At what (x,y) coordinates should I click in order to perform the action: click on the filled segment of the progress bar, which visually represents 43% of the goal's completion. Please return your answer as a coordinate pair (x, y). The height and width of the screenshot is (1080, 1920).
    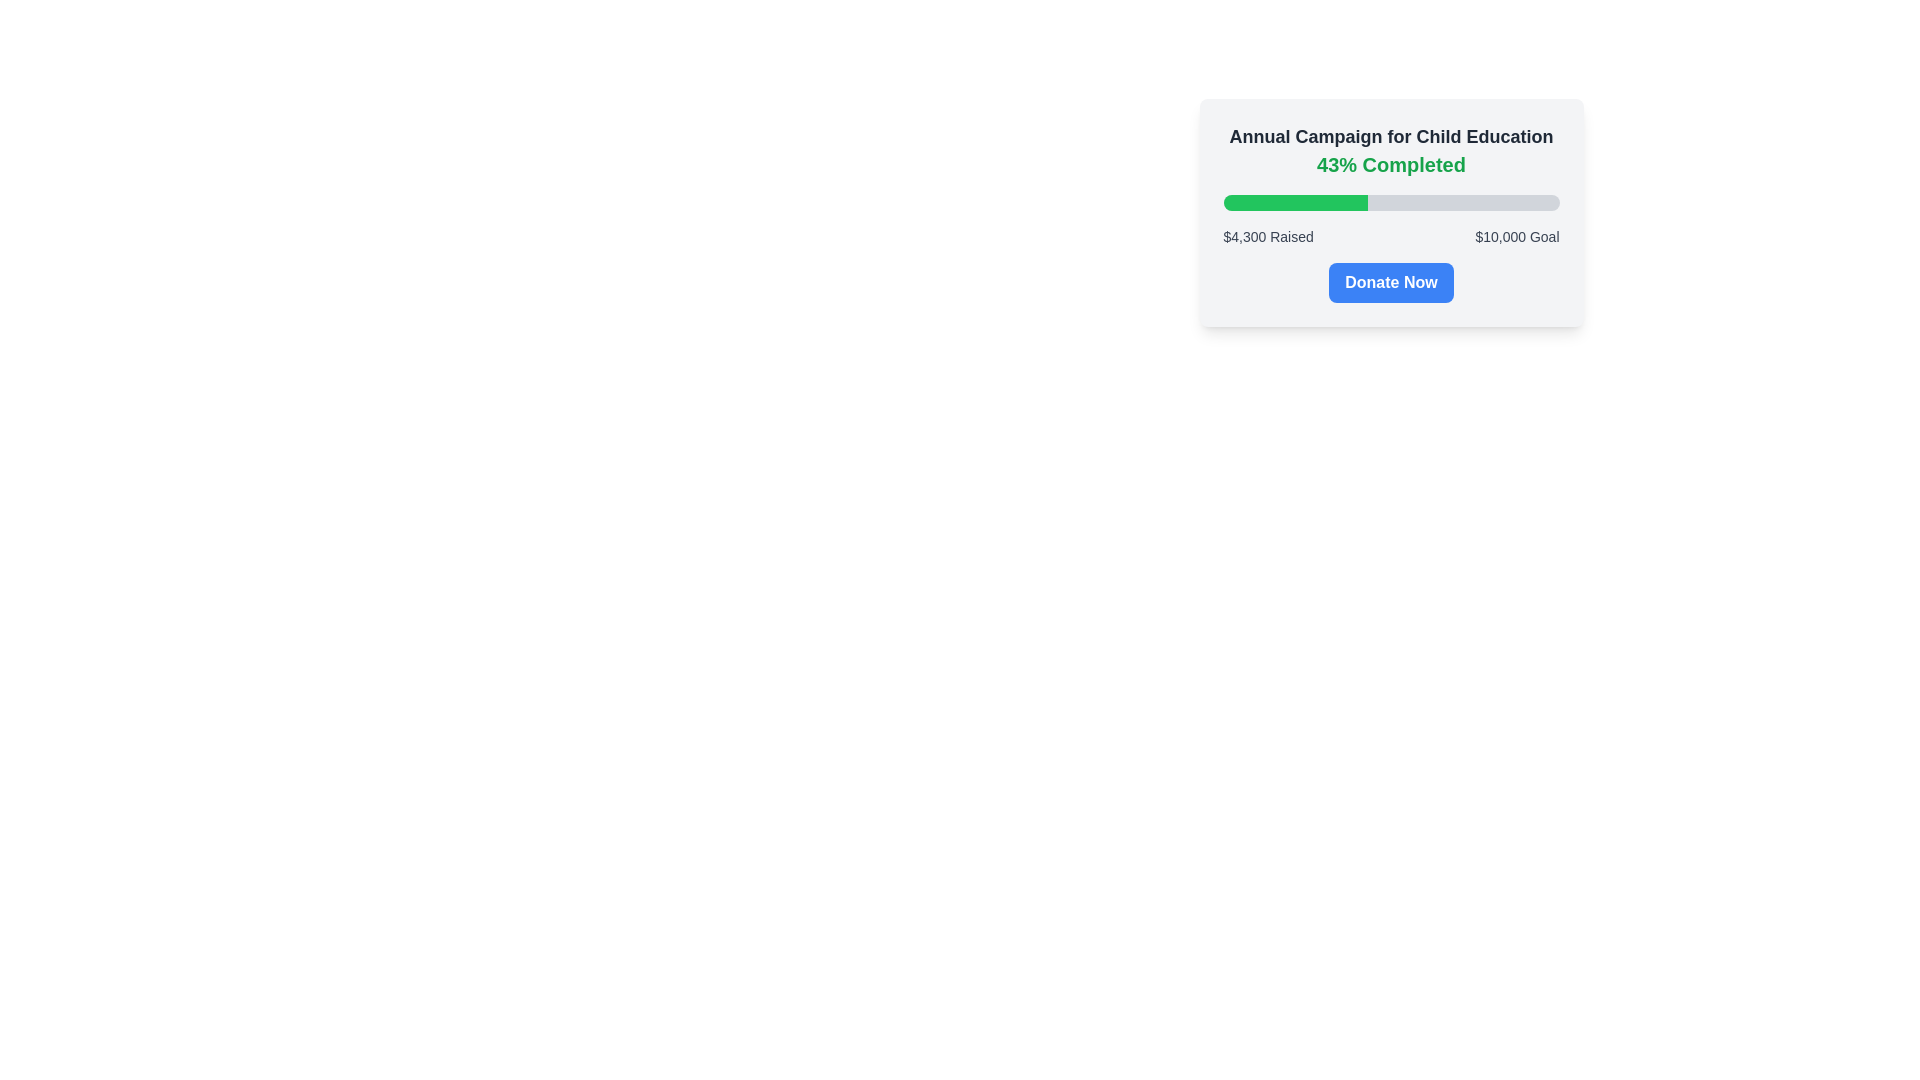
    Looking at the image, I should click on (1295, 203).